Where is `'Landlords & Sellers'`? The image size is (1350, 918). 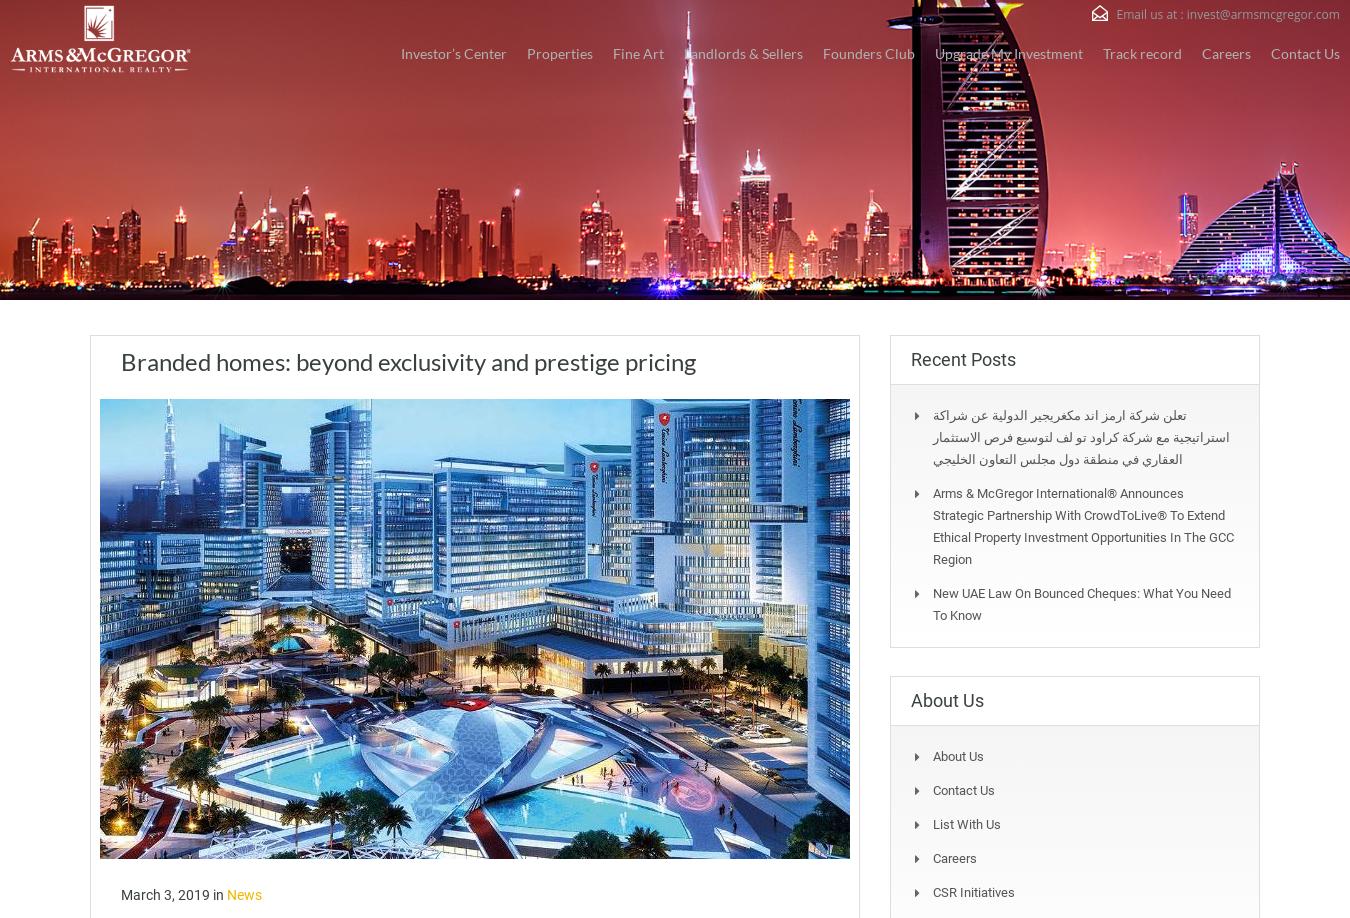 'Landlords & Sellers' is located at coordinates (742, 52).